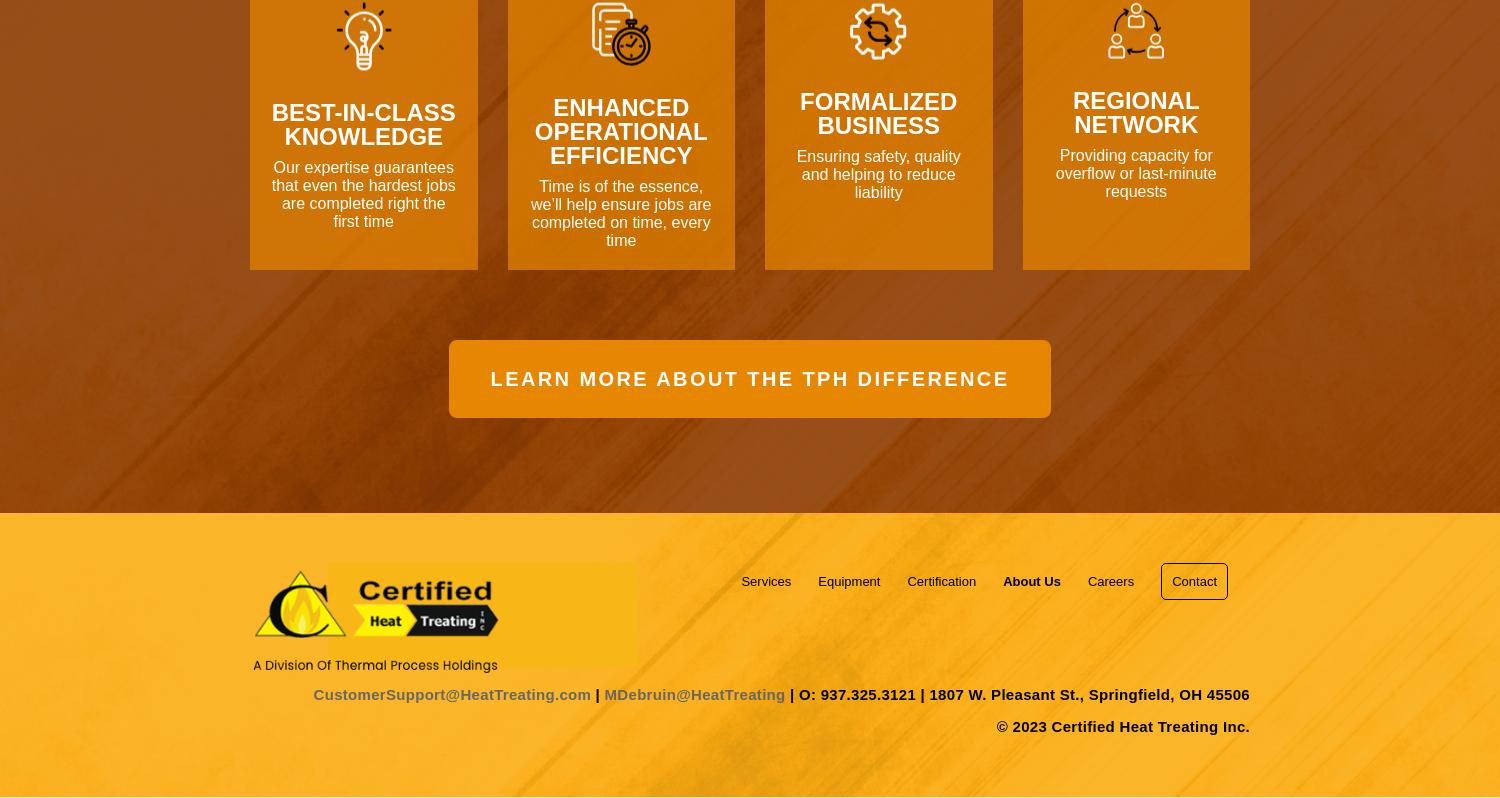 This screenshot has height=798, width=1500. Describe the element at coordinates (362, 193) in the screenshot. I see `'Our expertise guarantees that even the hardest jobs are completed right the first time'` at that location.